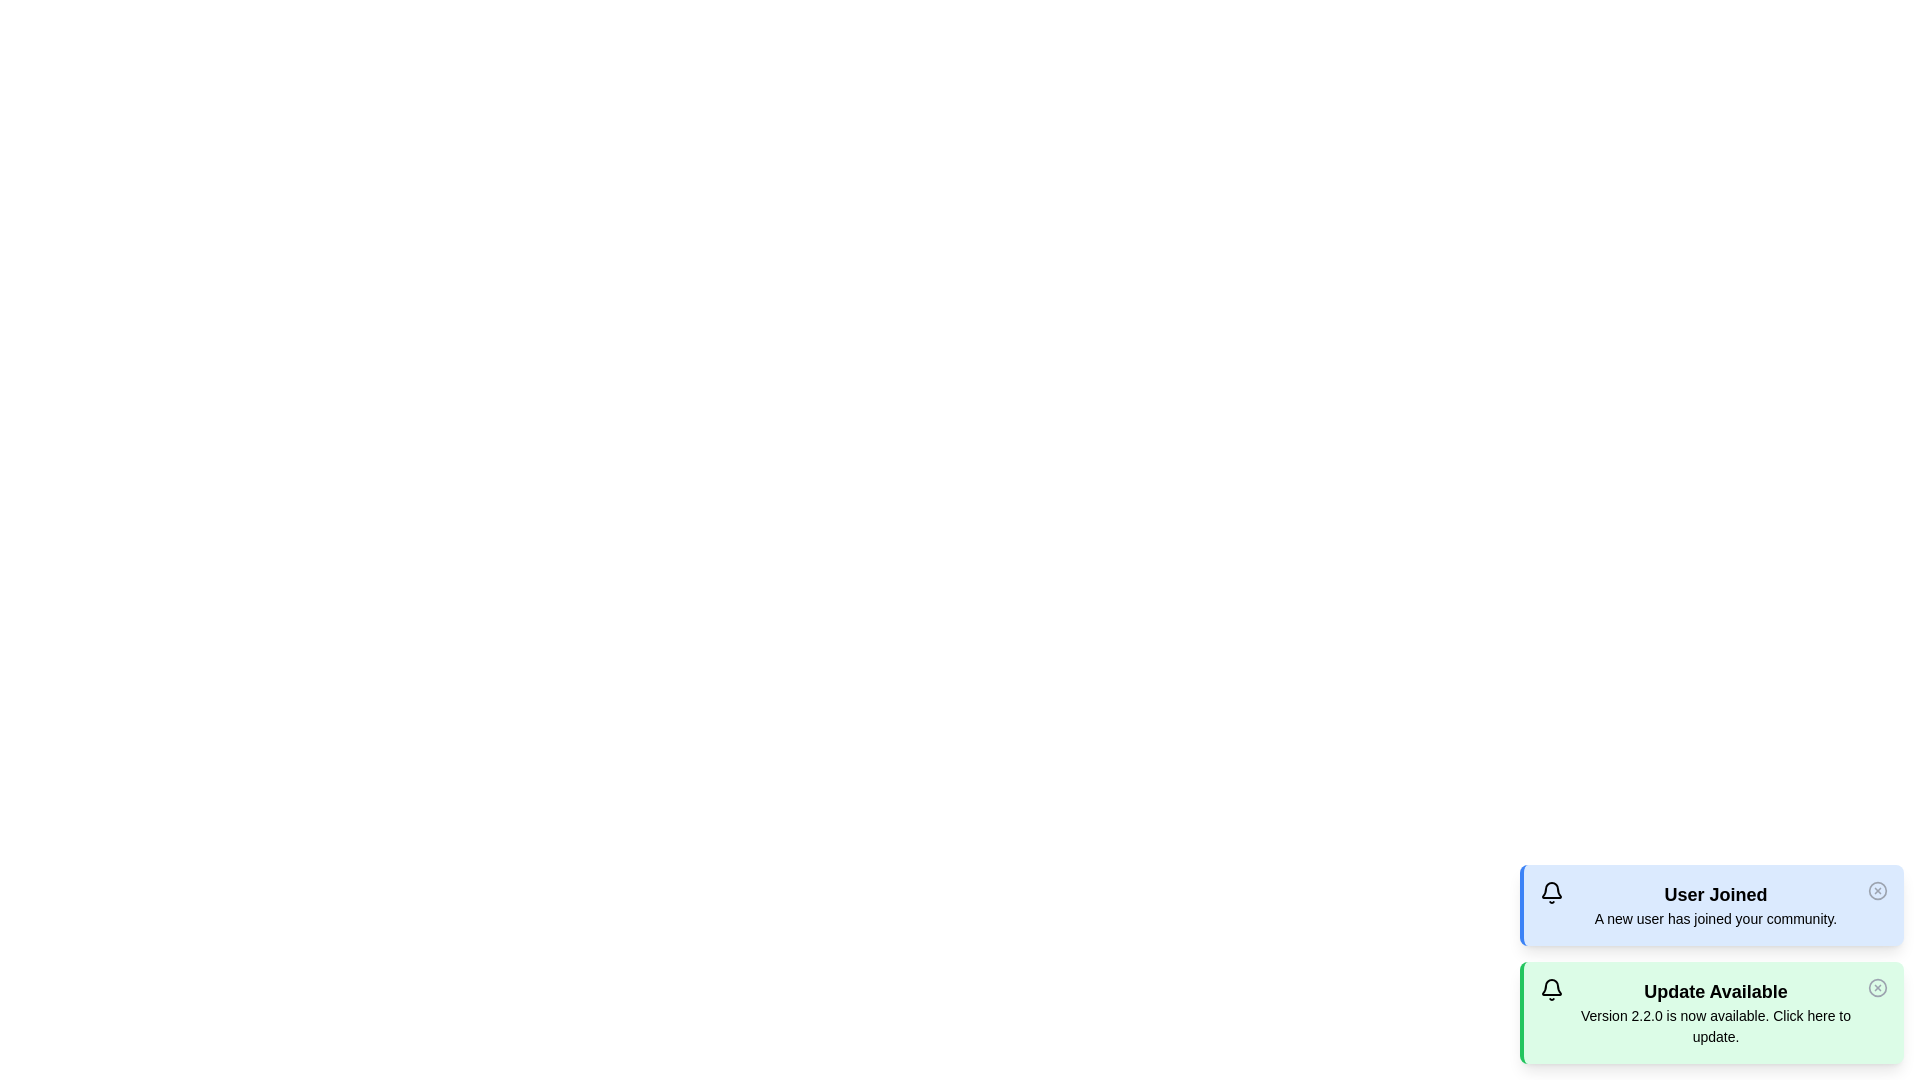  Describe the element at coordinates (1711, 905) in the screenshot. I see `the notification to read its details` at that location.